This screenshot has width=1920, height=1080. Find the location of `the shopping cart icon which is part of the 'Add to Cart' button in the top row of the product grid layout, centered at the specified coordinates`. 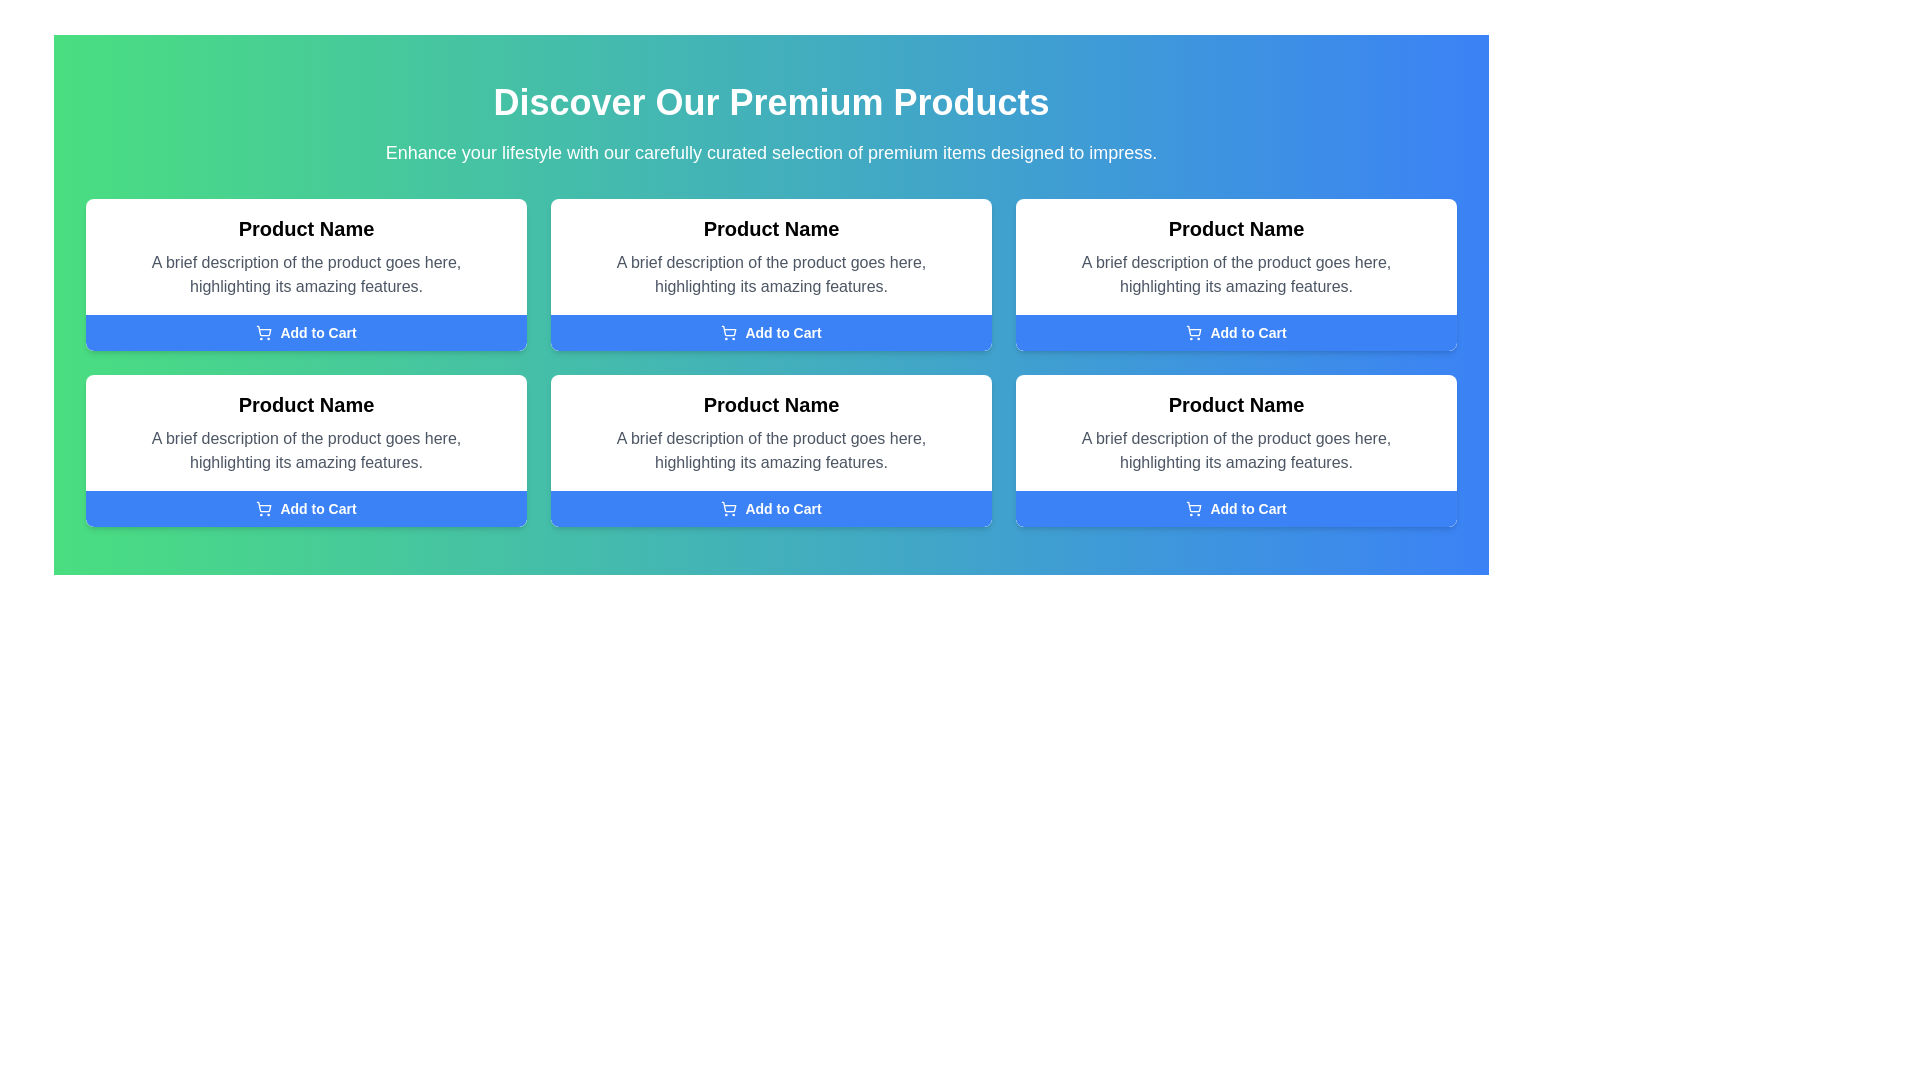

the shopping cart icon which is part of the 'Add to Cart' button in the top row of the product grid layout, centered at the specified coordinates is located at coordinates (728, 330).